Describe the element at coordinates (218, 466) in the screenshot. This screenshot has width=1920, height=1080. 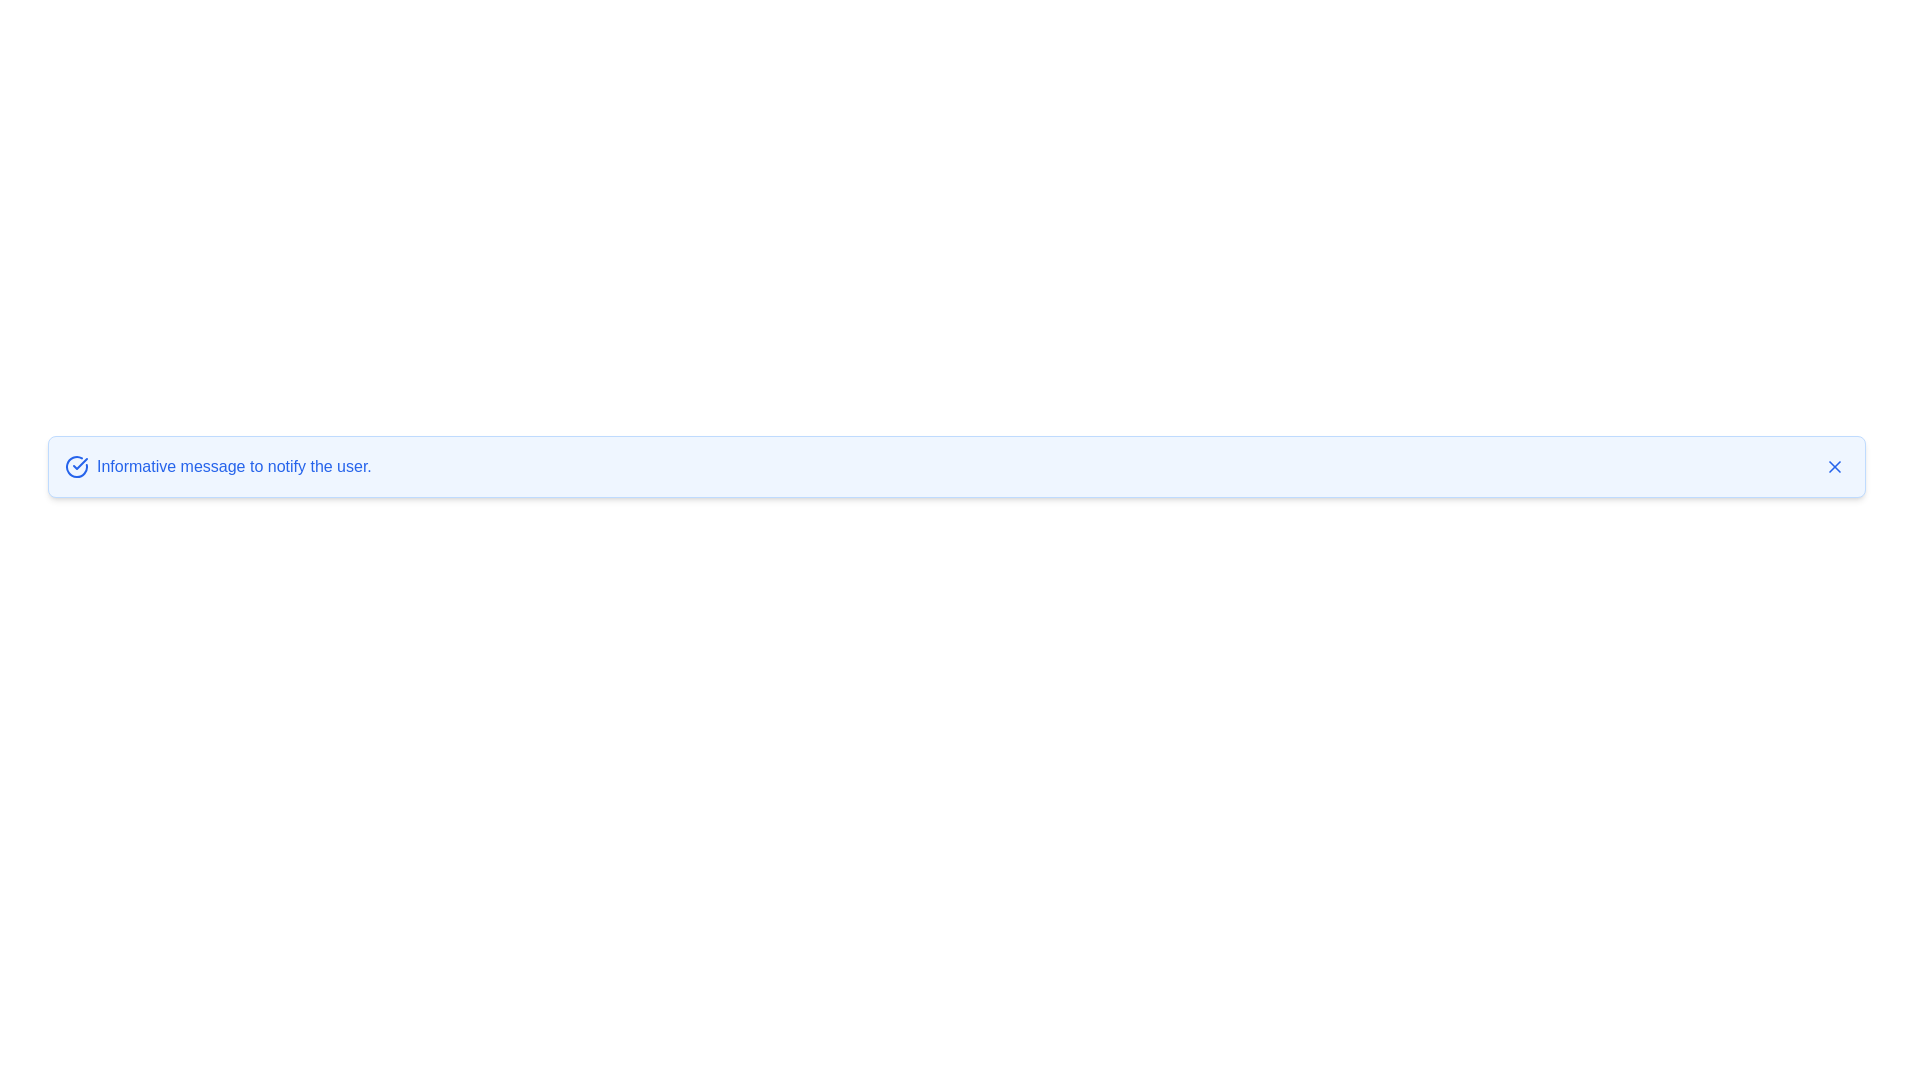
I see `the text display element that contains blue text reading 'Informative message to notify the user' with a checkmark icon on its left` at that location.